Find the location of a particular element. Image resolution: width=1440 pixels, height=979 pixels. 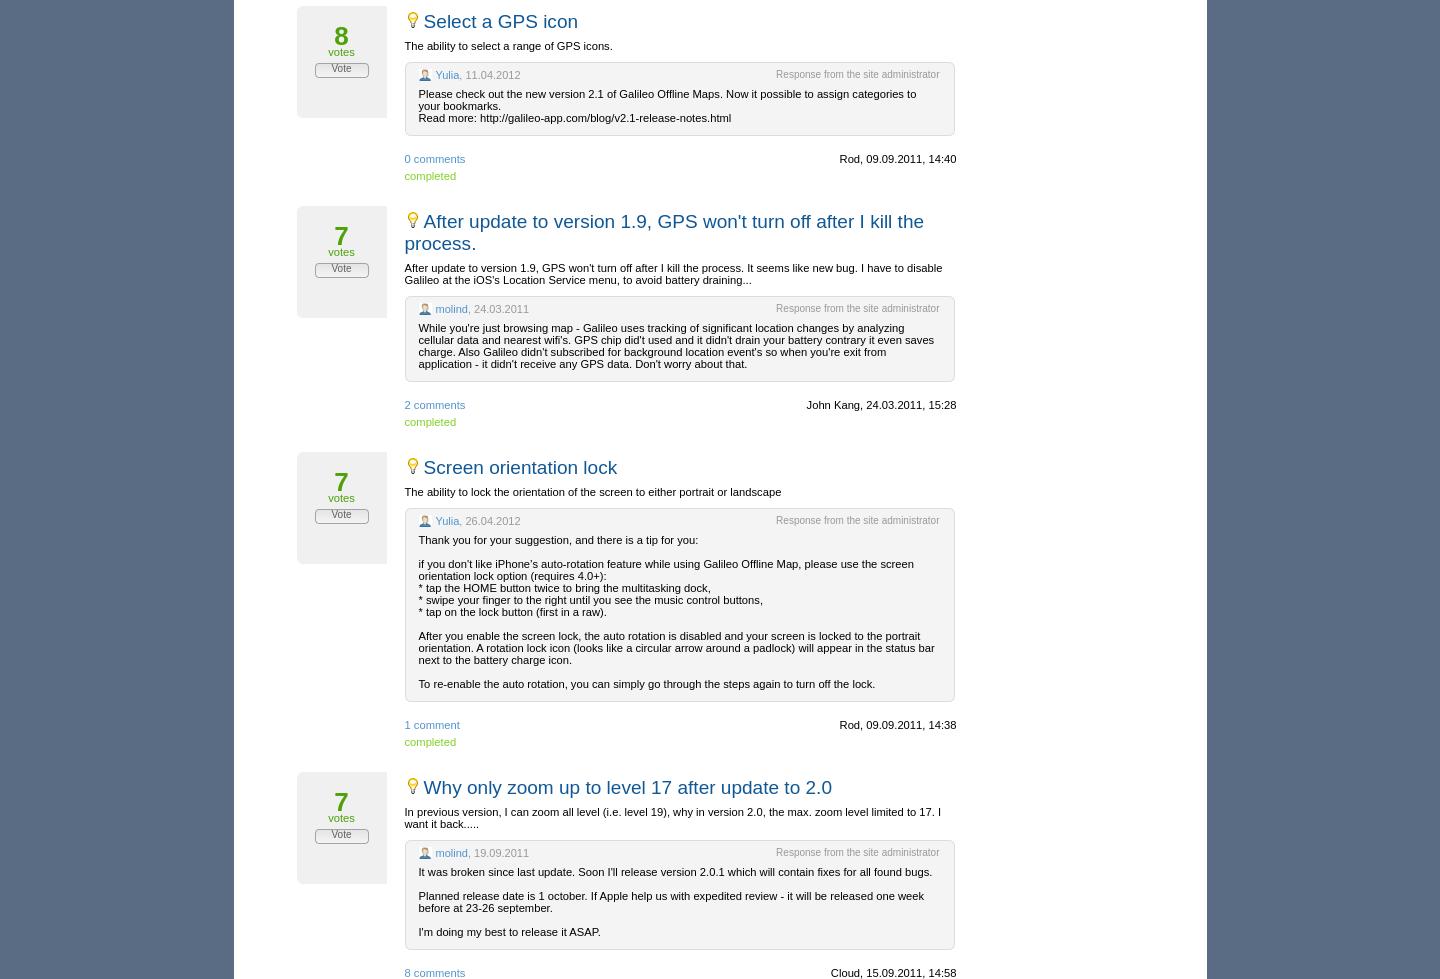

'The ability to select a range of GPS icons.' is located at coordinates (507, 46).